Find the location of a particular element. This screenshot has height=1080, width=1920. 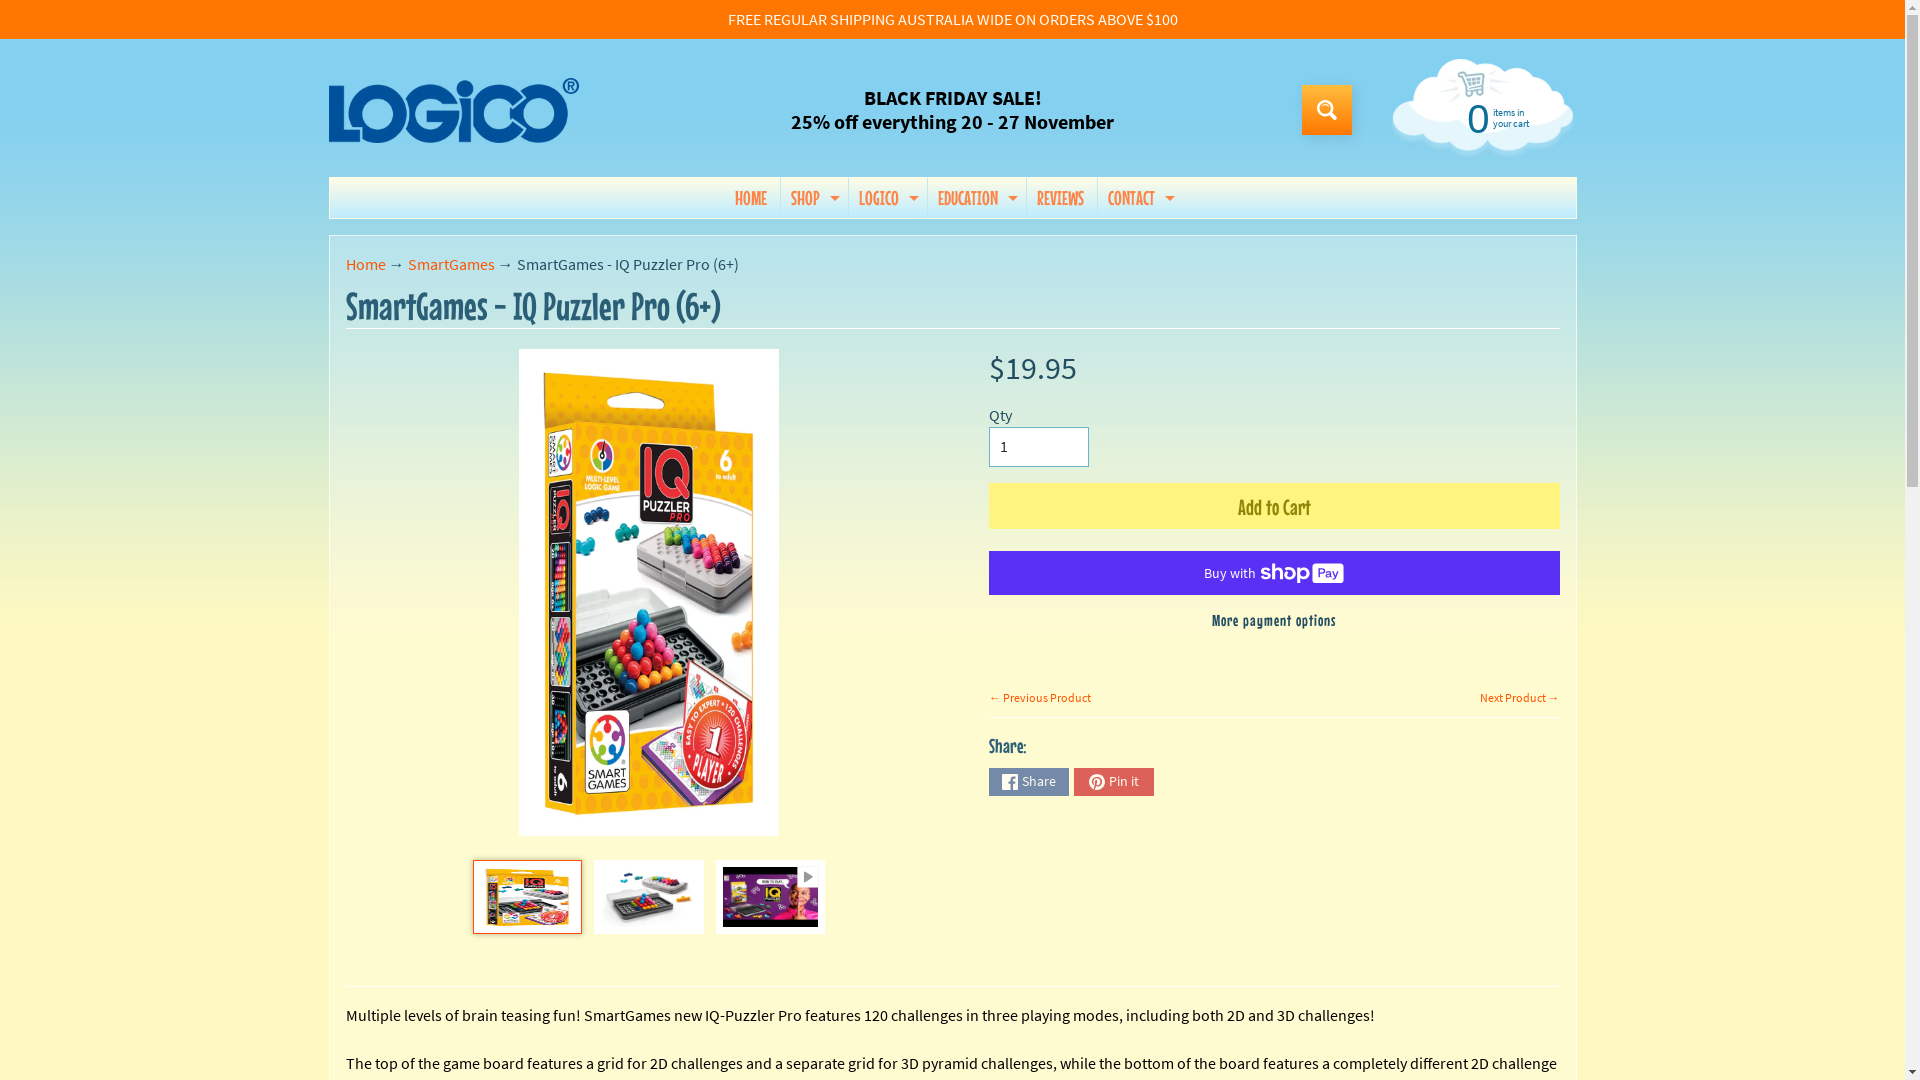

'0 is located at coordinates (1479, 116).